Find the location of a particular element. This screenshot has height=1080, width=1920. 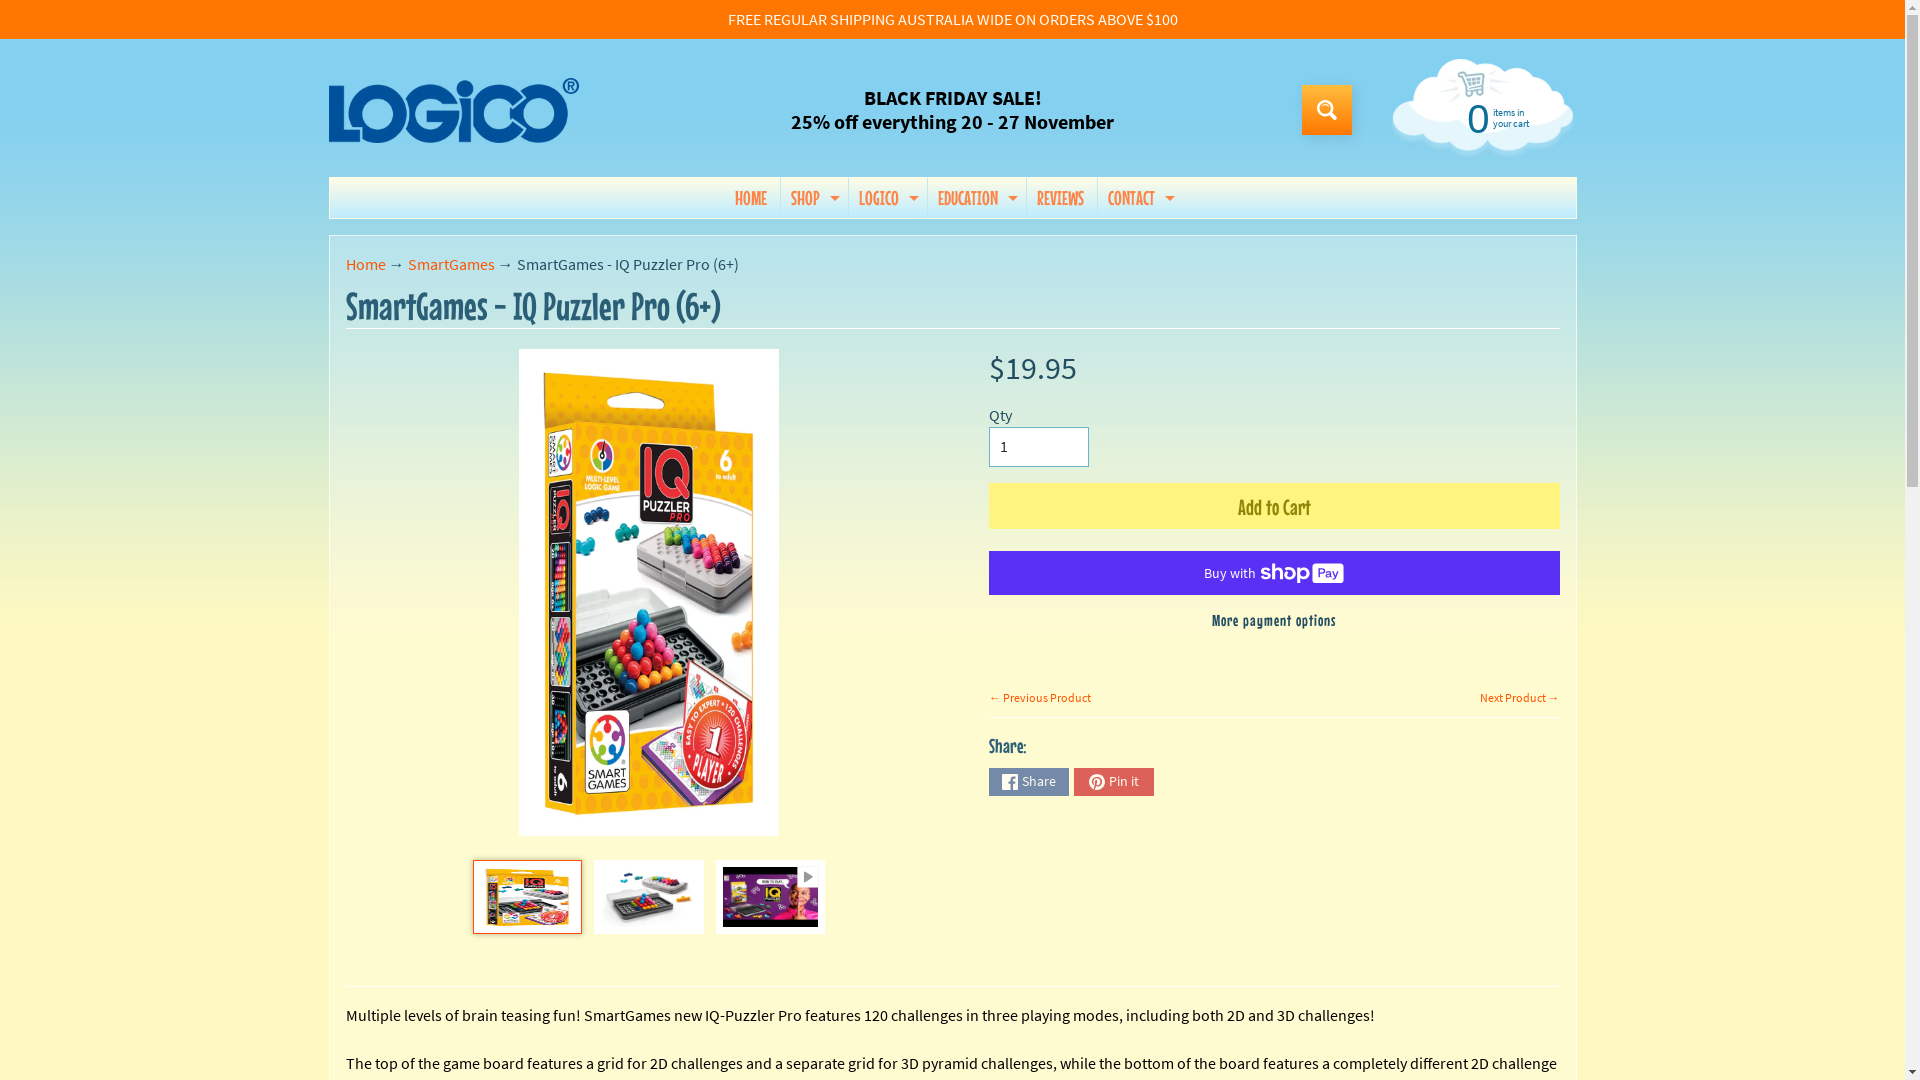

'0 is located at coordinates (1479, 116).